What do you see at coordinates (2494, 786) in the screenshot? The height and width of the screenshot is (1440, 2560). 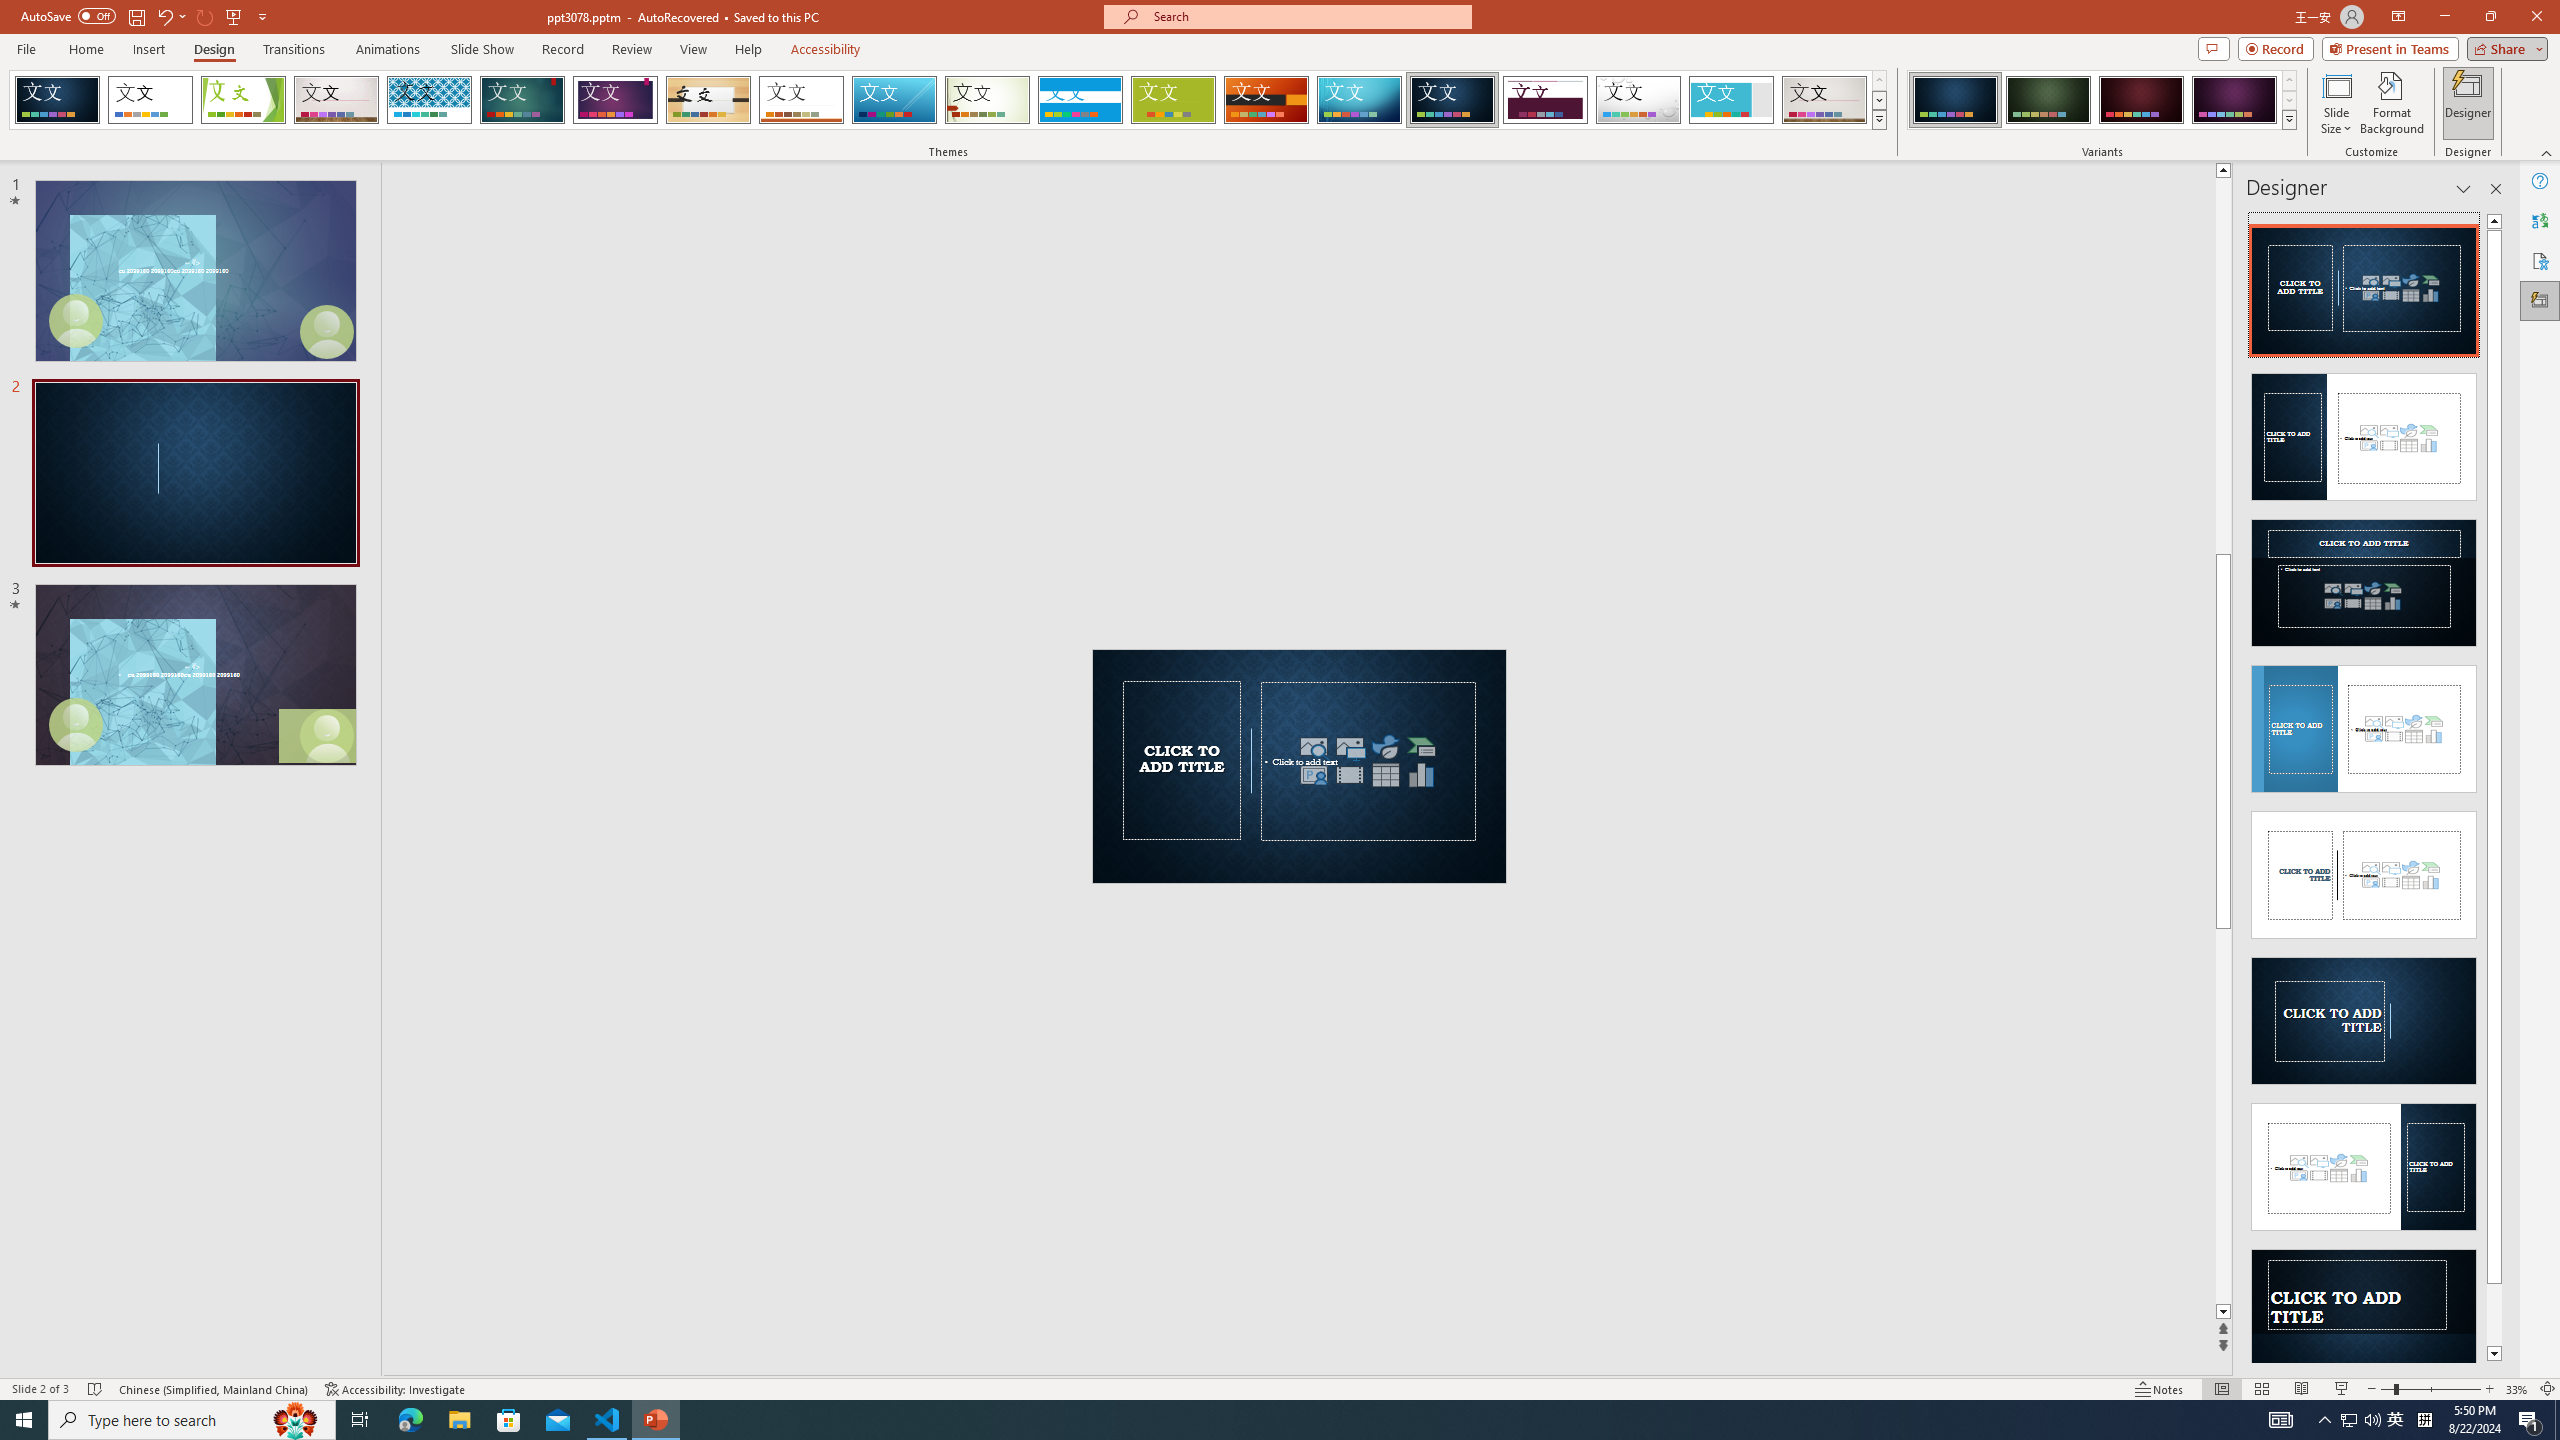 I see `'Class: NetUIScrollBar'` at bounding box center [2494, 786].